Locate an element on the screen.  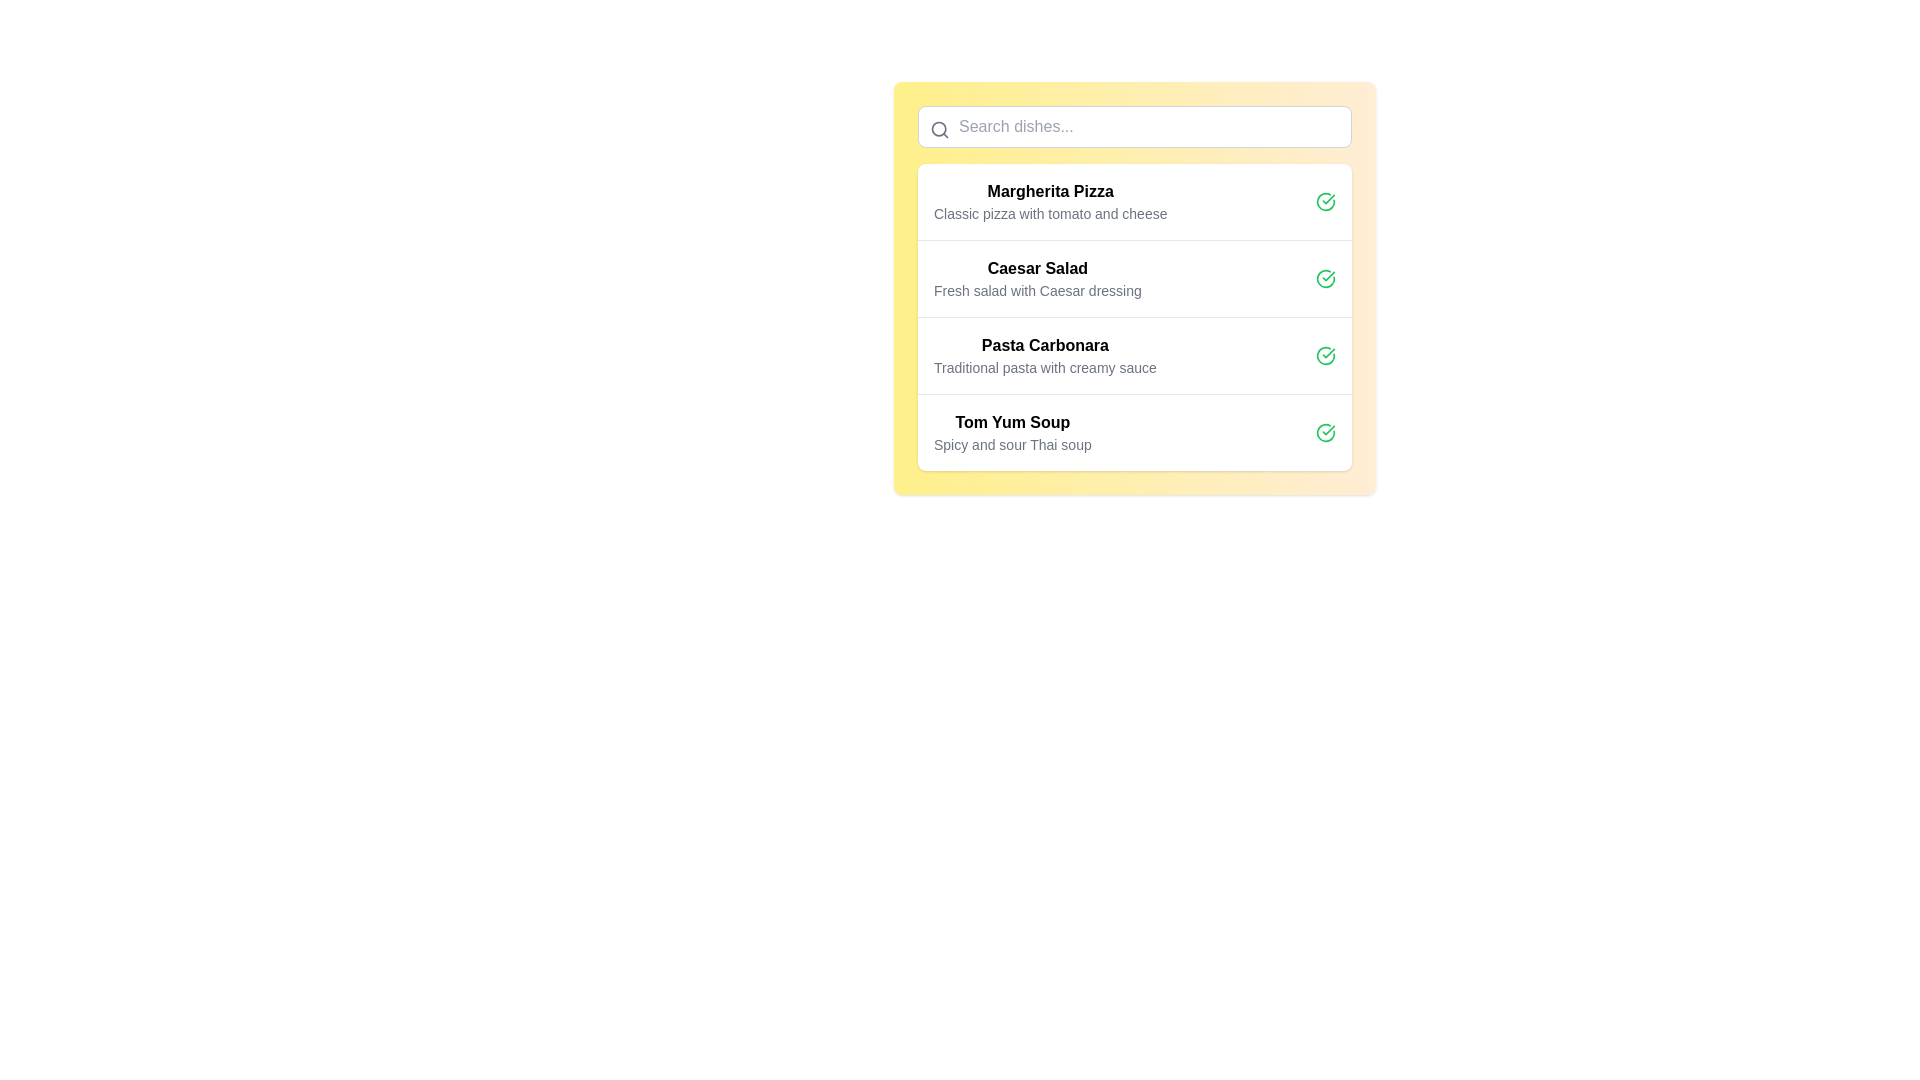
text element displaying 'Spicy and sour Thai soup', which is positioned below the title 'Tom Yum Soup' in the listing box is located at coordinates (1012, 443).